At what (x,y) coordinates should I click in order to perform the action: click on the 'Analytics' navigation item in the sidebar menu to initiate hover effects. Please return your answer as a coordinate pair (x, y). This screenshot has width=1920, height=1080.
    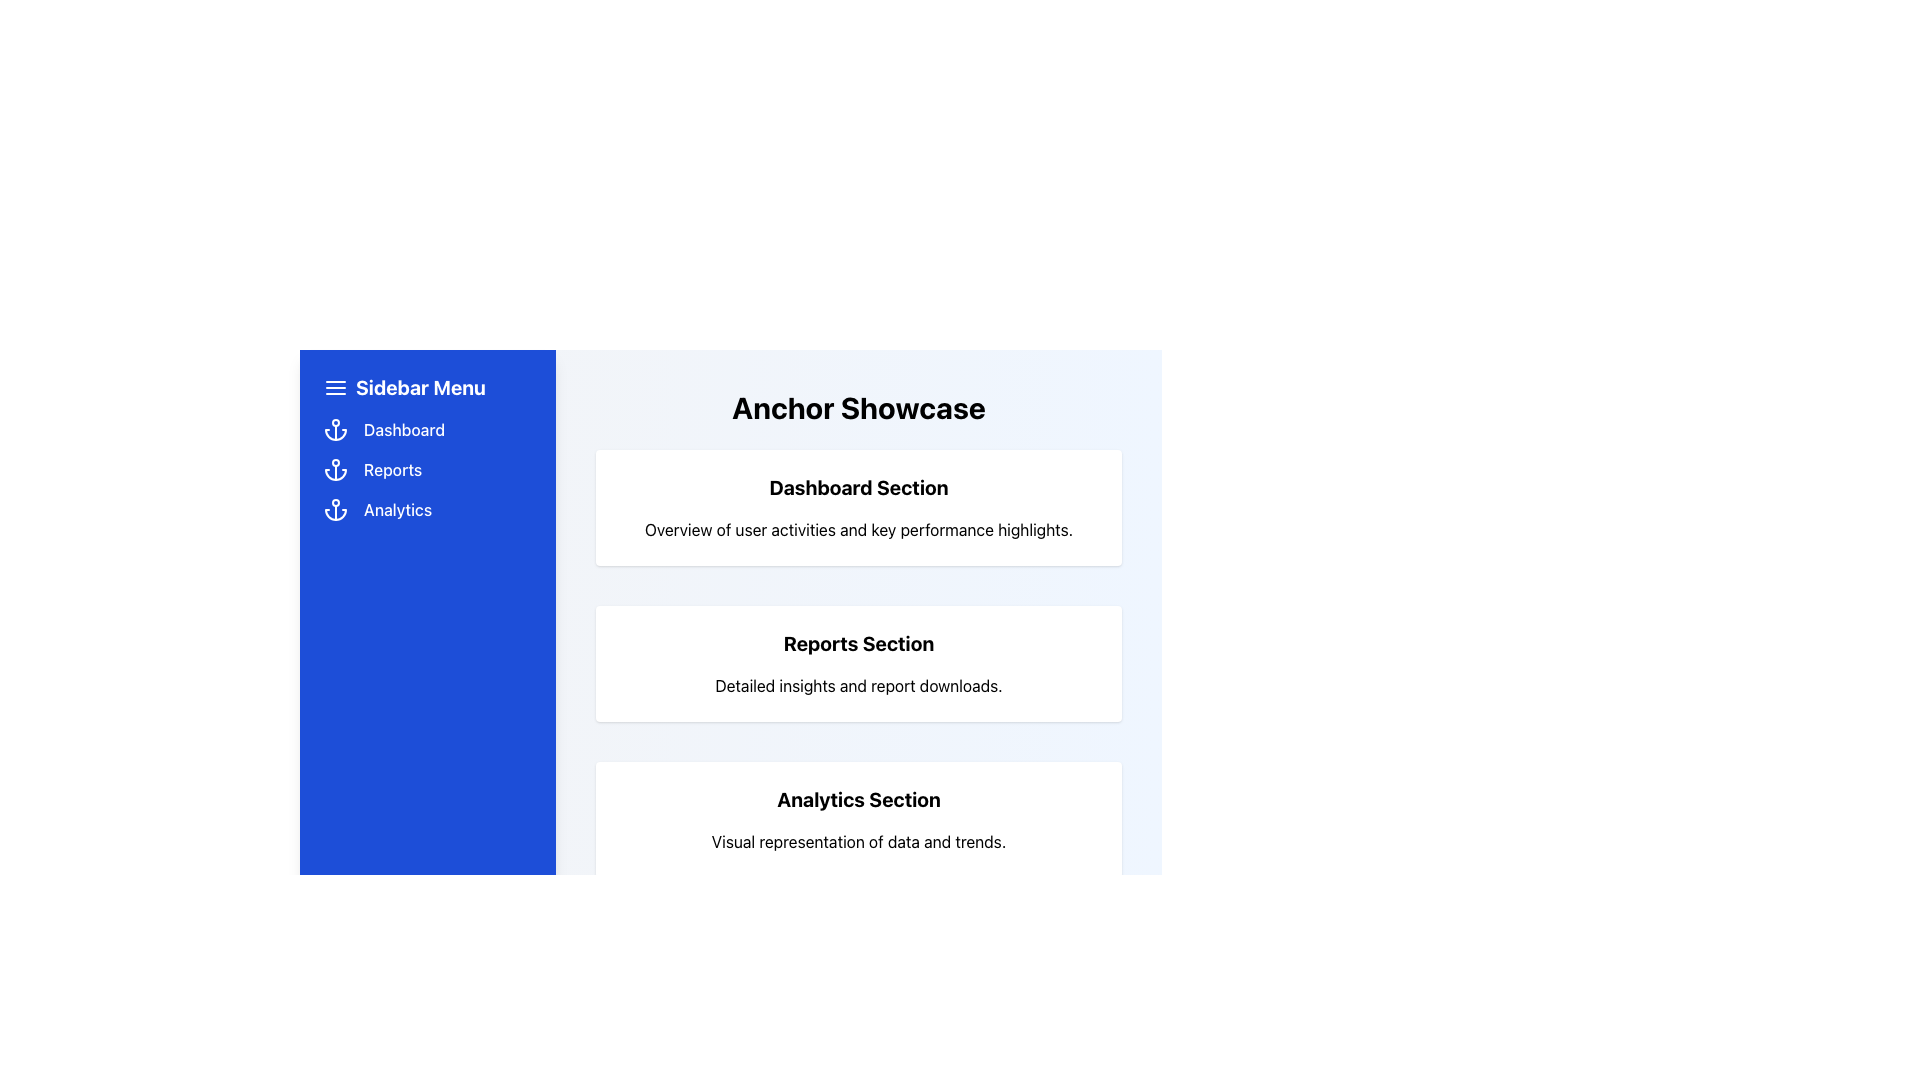
    Looking at the image, I should click on (426, 508).